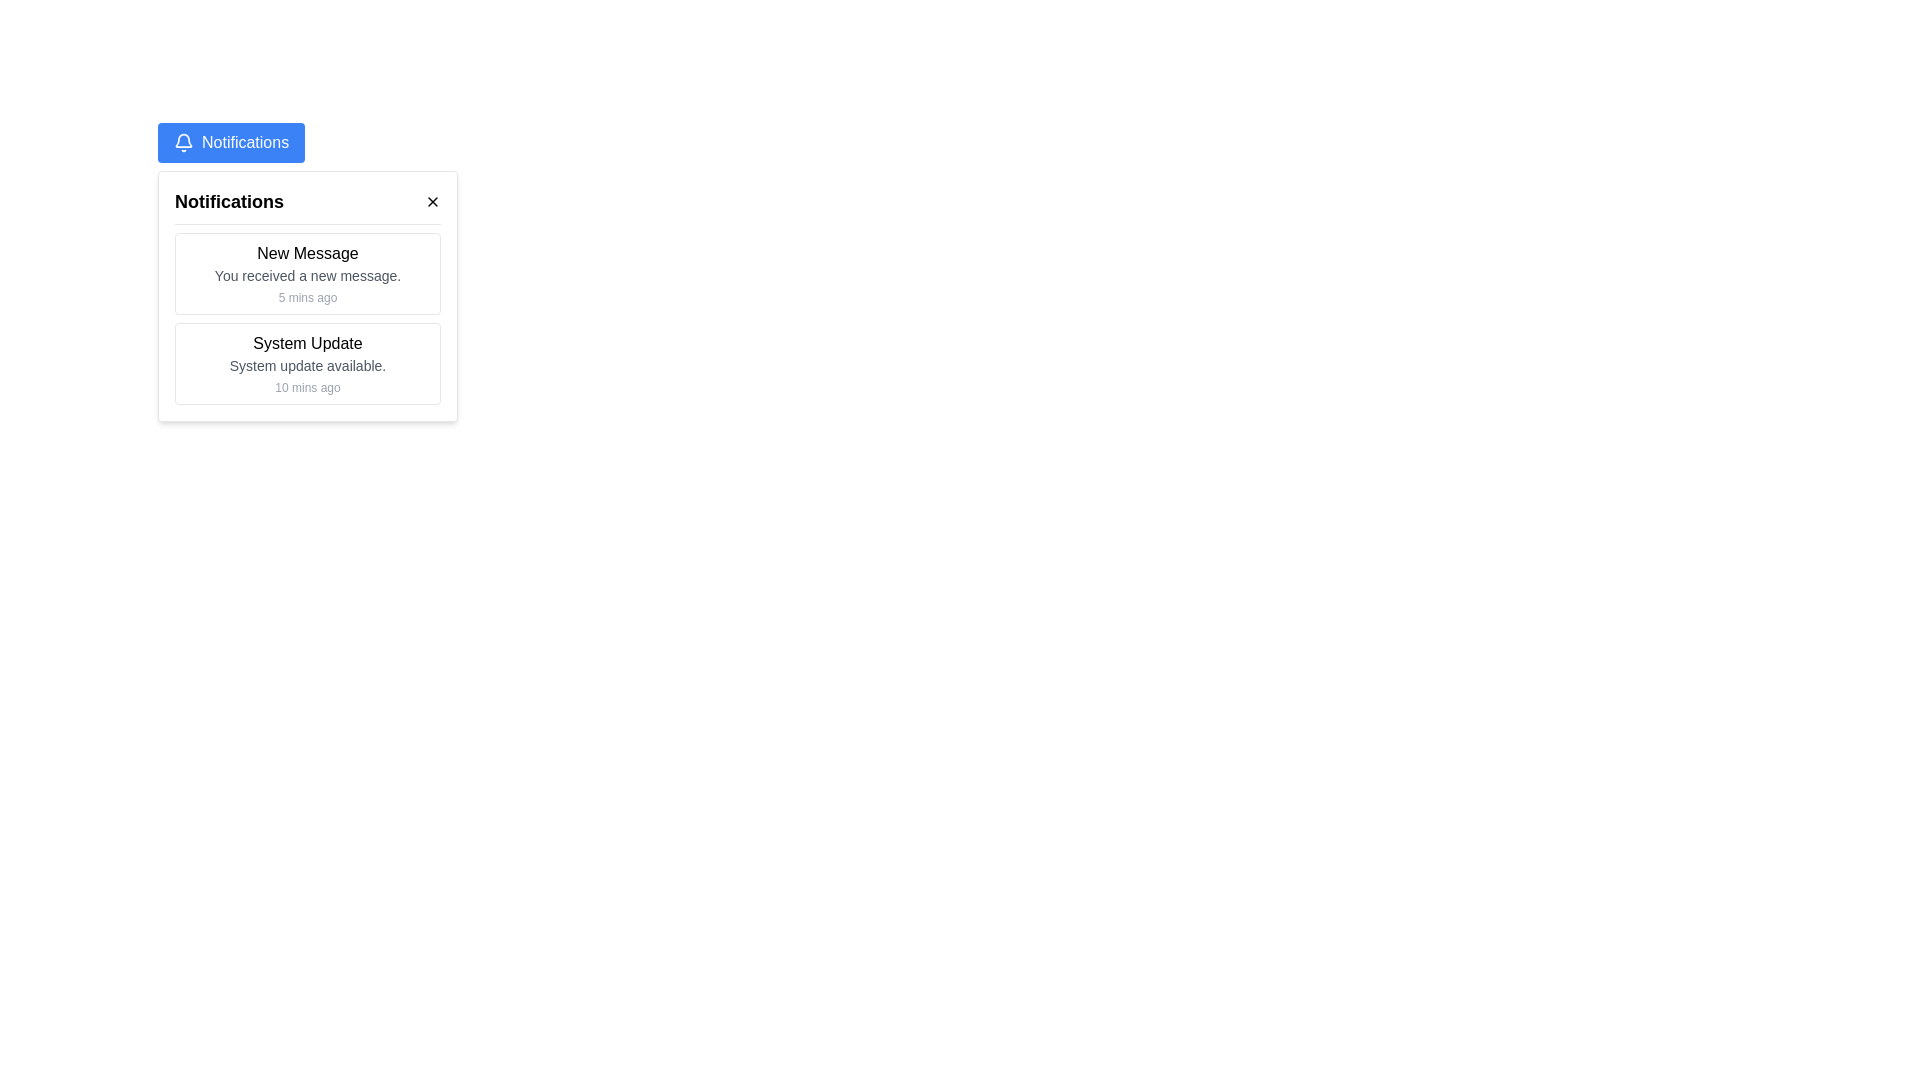 Image resolution: width=1920 pixels, height=1080 pixels. I want to click on the Text Label that serves as a title for the notification item inside the notification card located at the top of the card, so click(306, 253).